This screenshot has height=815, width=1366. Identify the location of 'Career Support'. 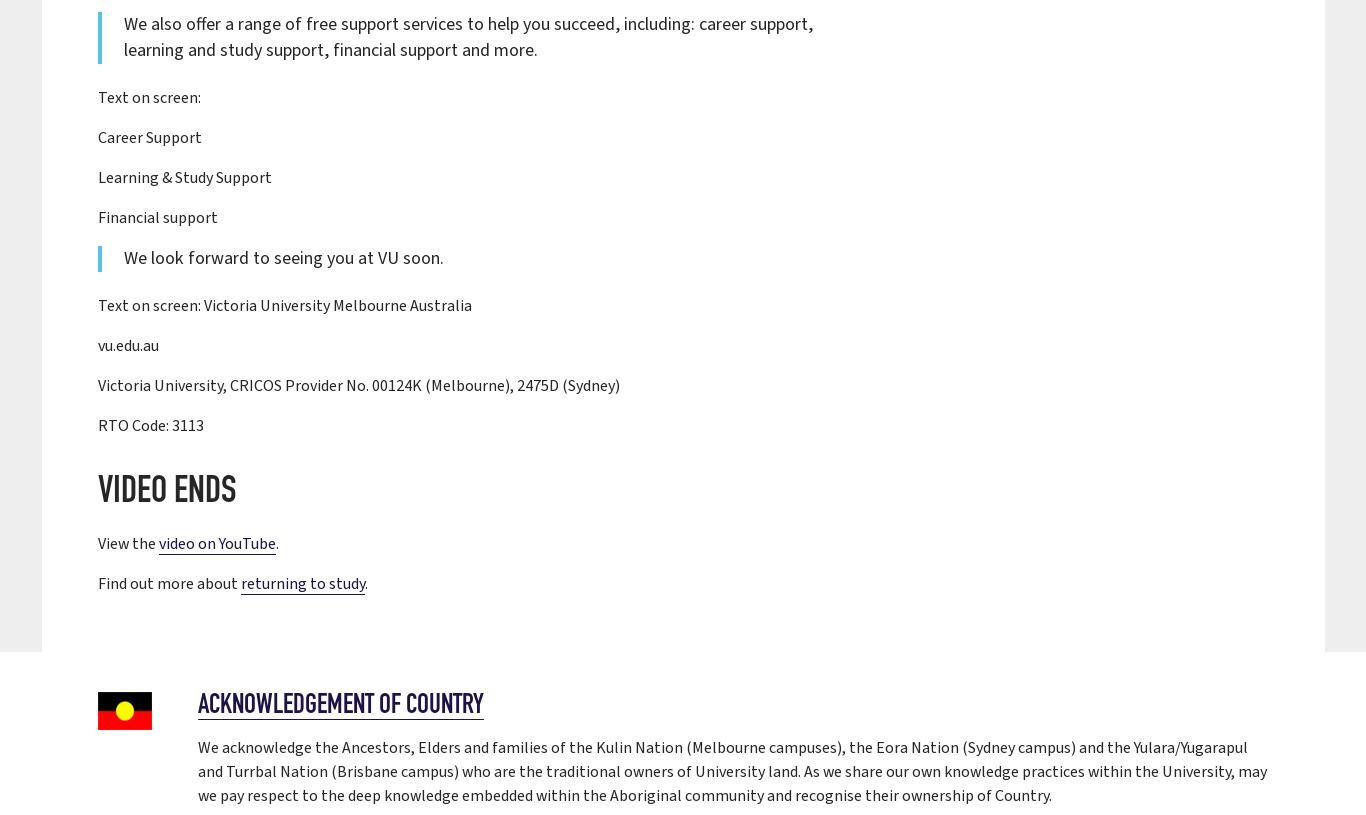
(148, 137).